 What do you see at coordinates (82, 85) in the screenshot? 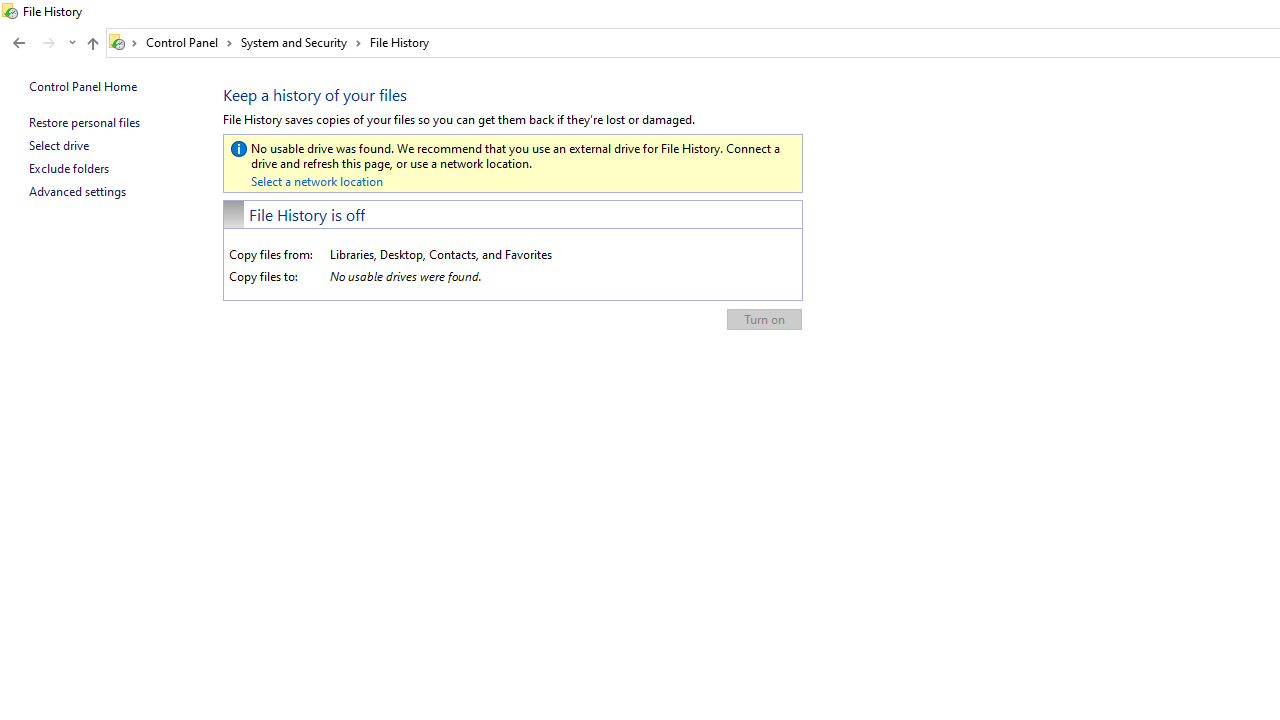
I see `'Control Panel Home'` at bounding box center [82, 85].